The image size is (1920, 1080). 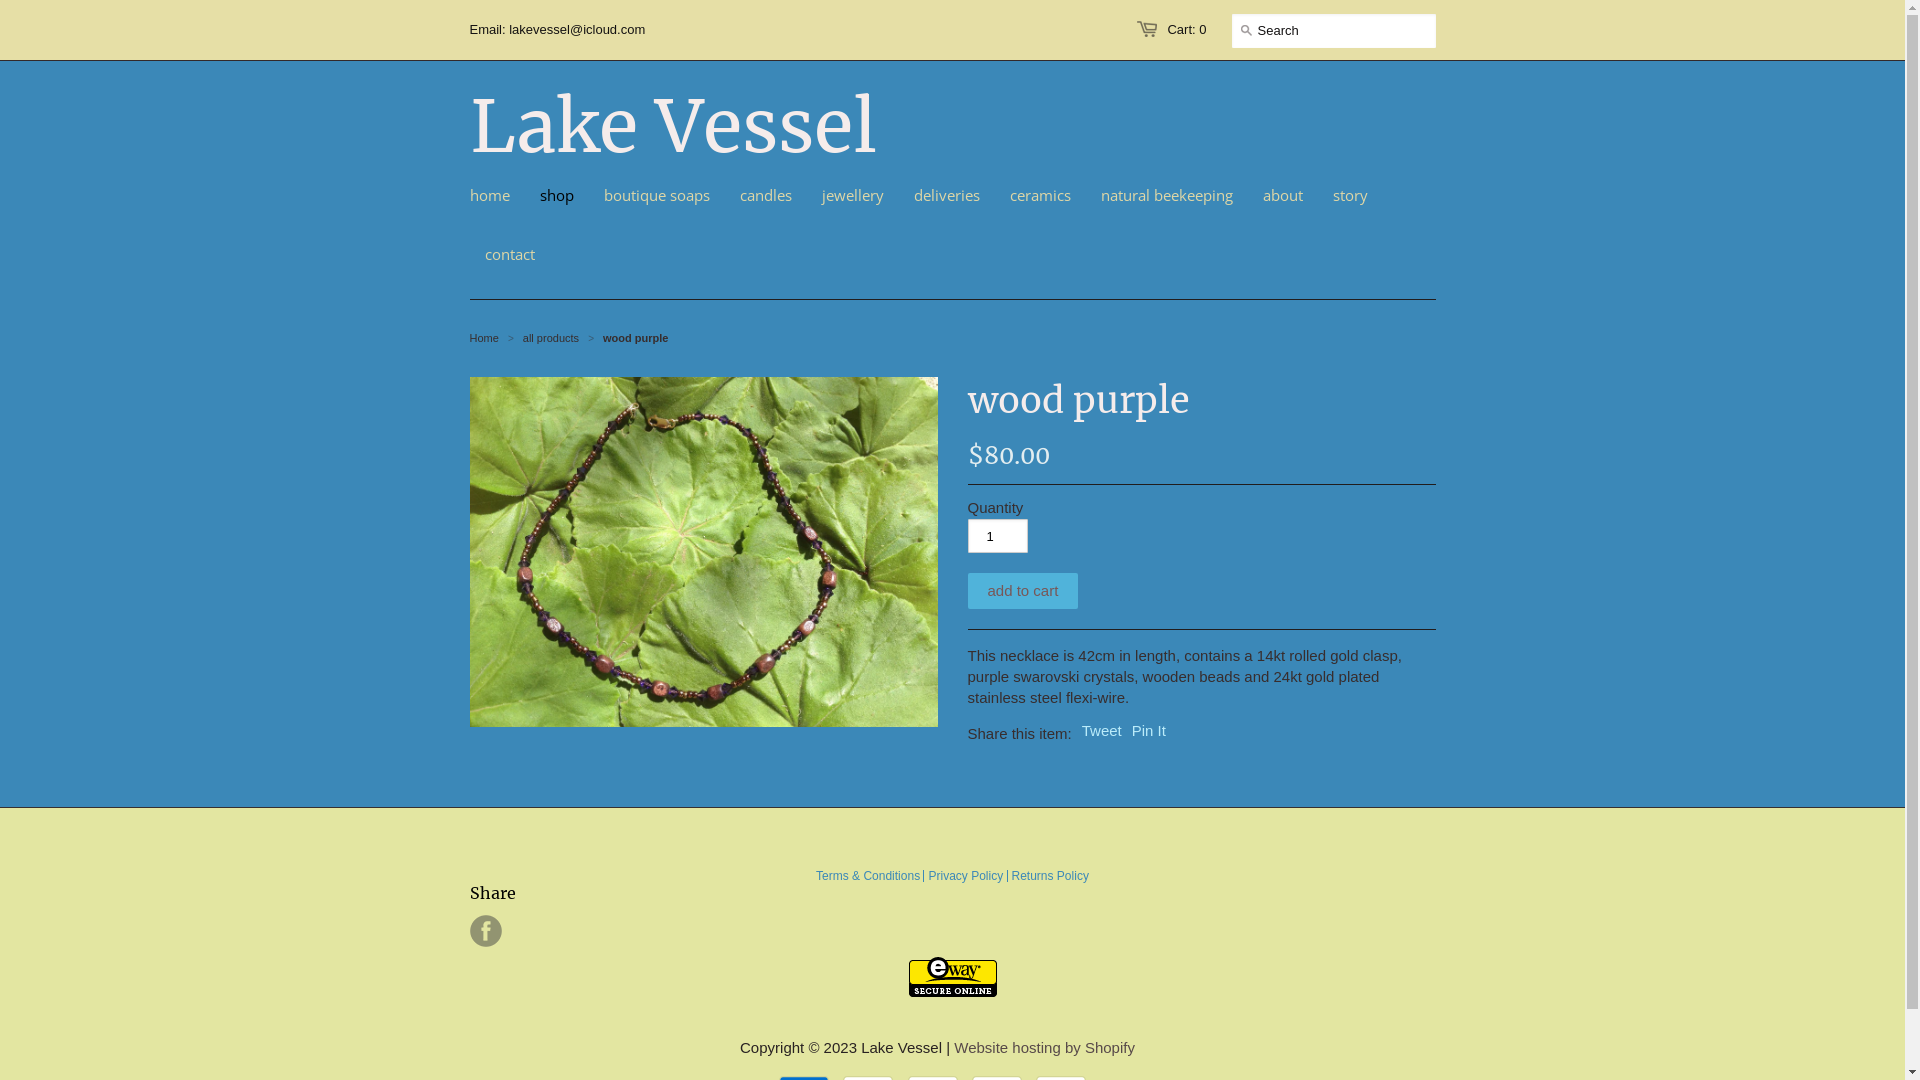 I want to click on 'candles', so click(x=763, y=195).